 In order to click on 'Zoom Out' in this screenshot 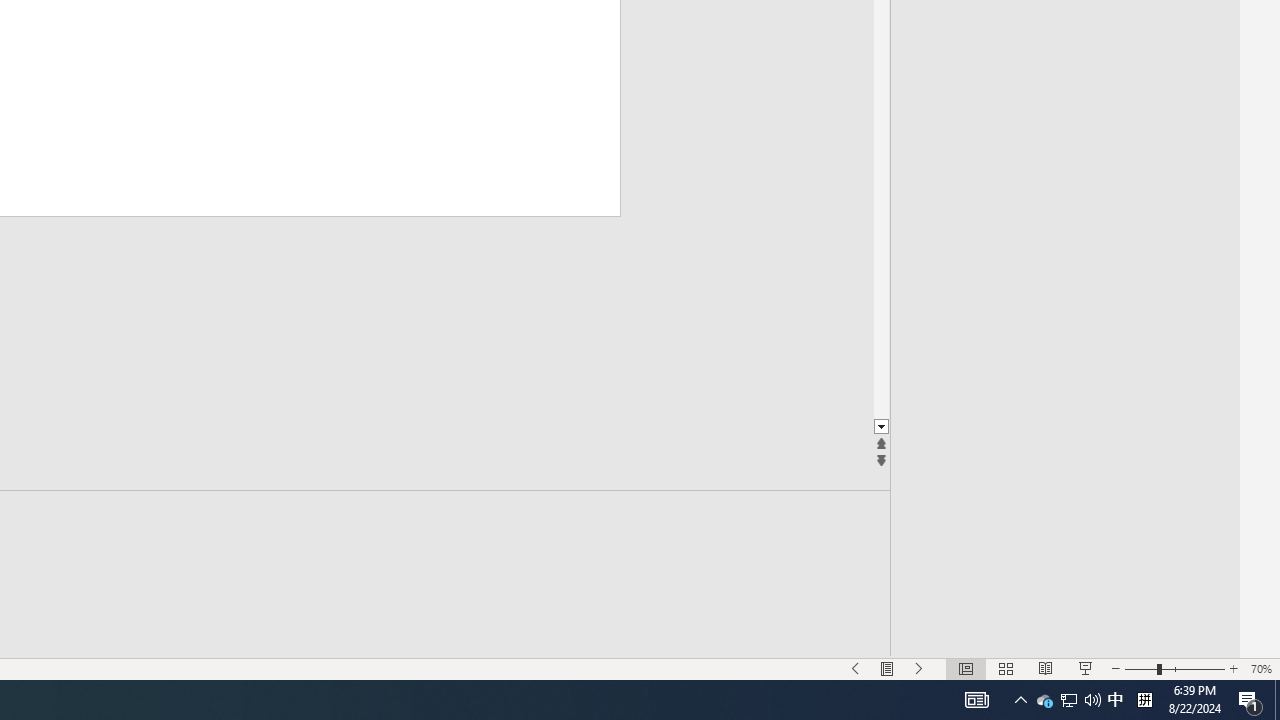, I will do `click(1141, 669)`.